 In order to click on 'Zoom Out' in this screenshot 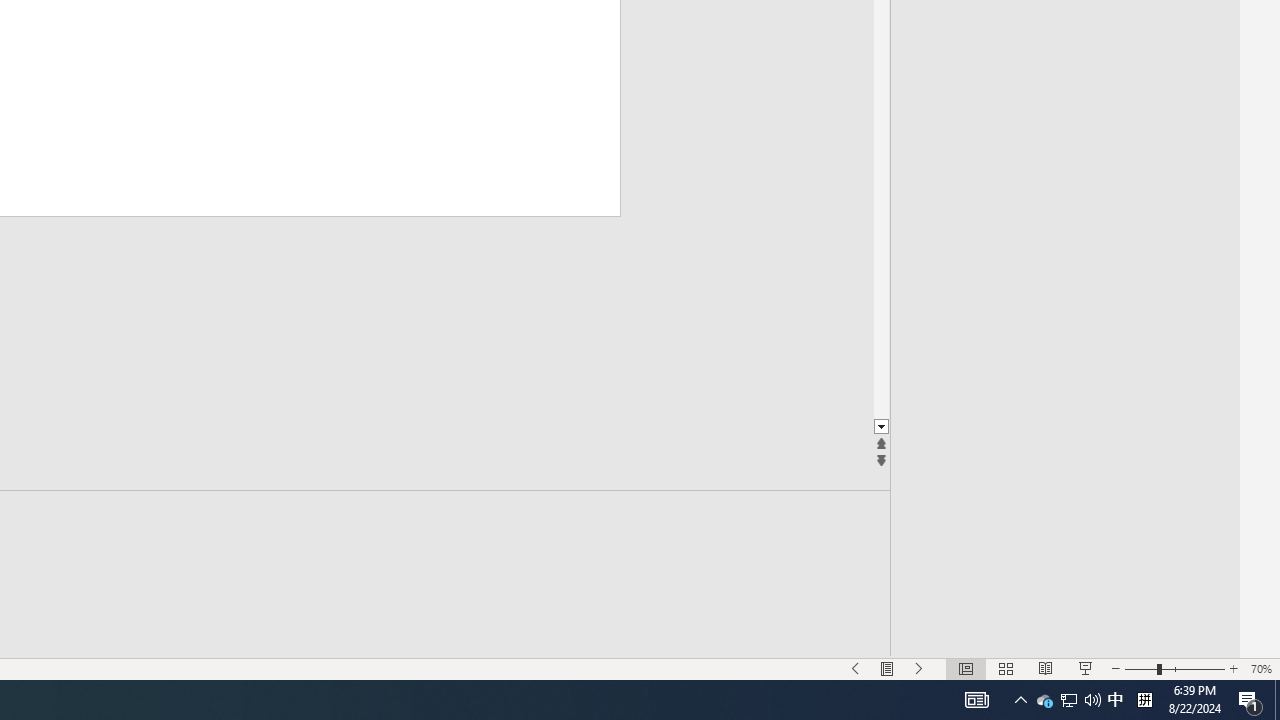, I will do `click(1141, 669)`.